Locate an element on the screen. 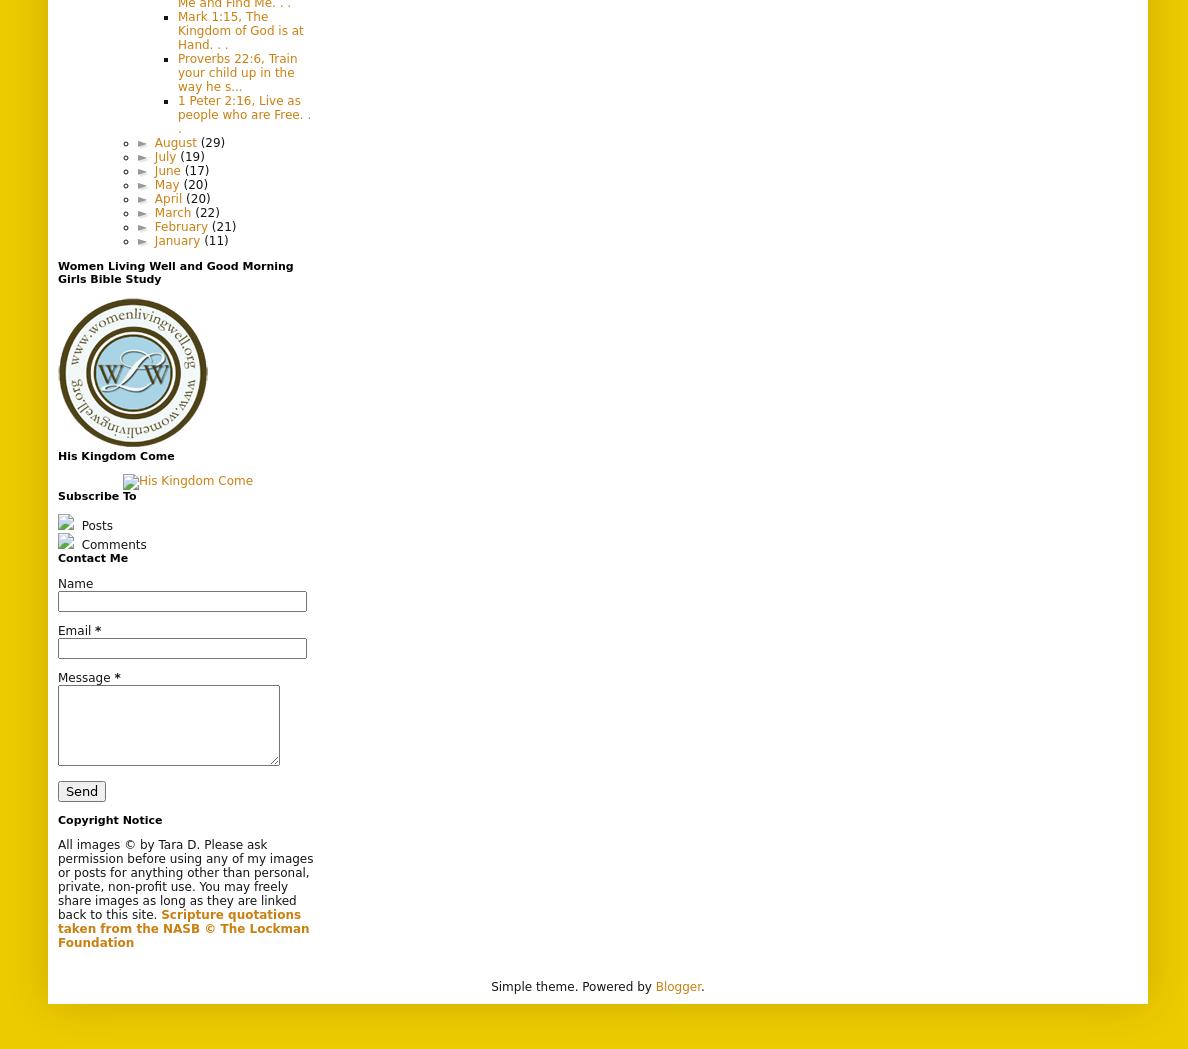  'May' is located at coordinates (153, 182).